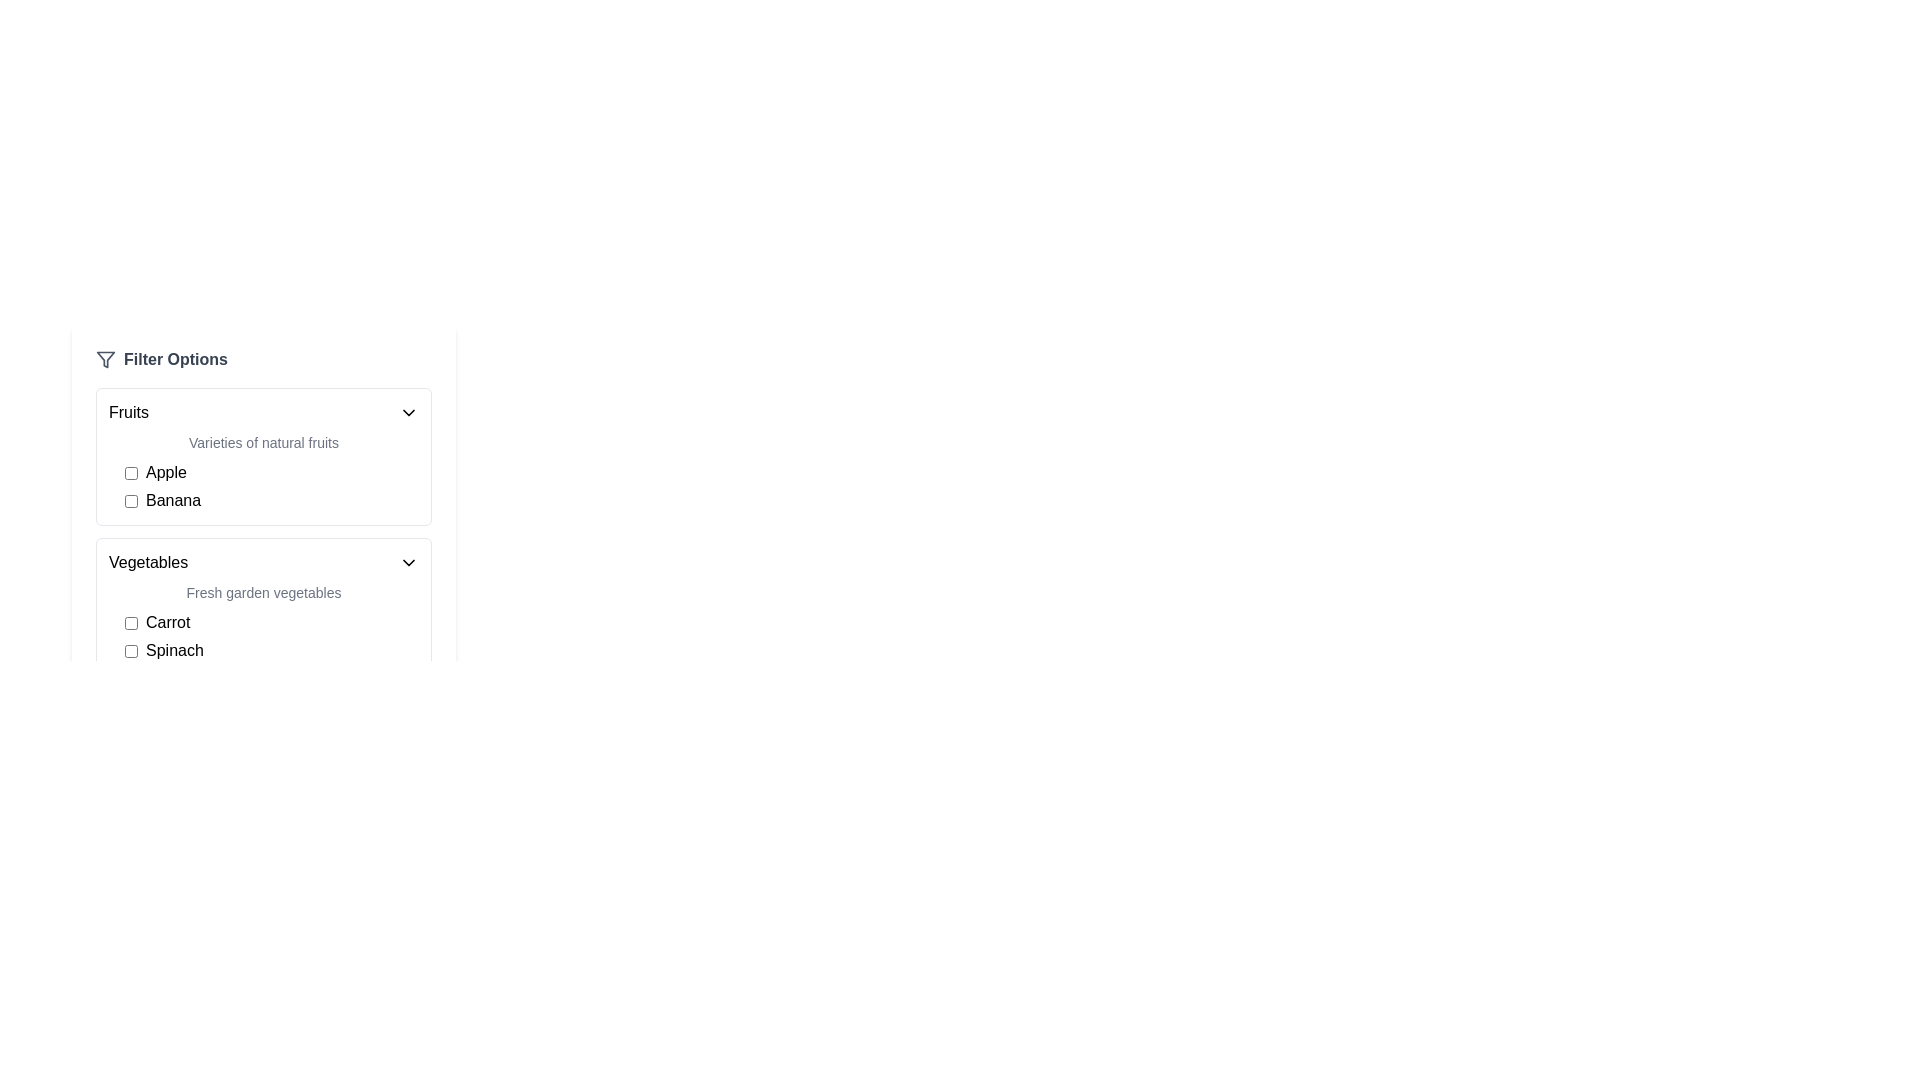 The width and height of the screenshot is (1920, 1080). Describe the element at coordinates (166, 473) in the screenshot. I see `the 'Apple' label, which is a textual identifier for a checkbox in the 'Fruits' category, positioned beside a multi-state checkbox` at that location.